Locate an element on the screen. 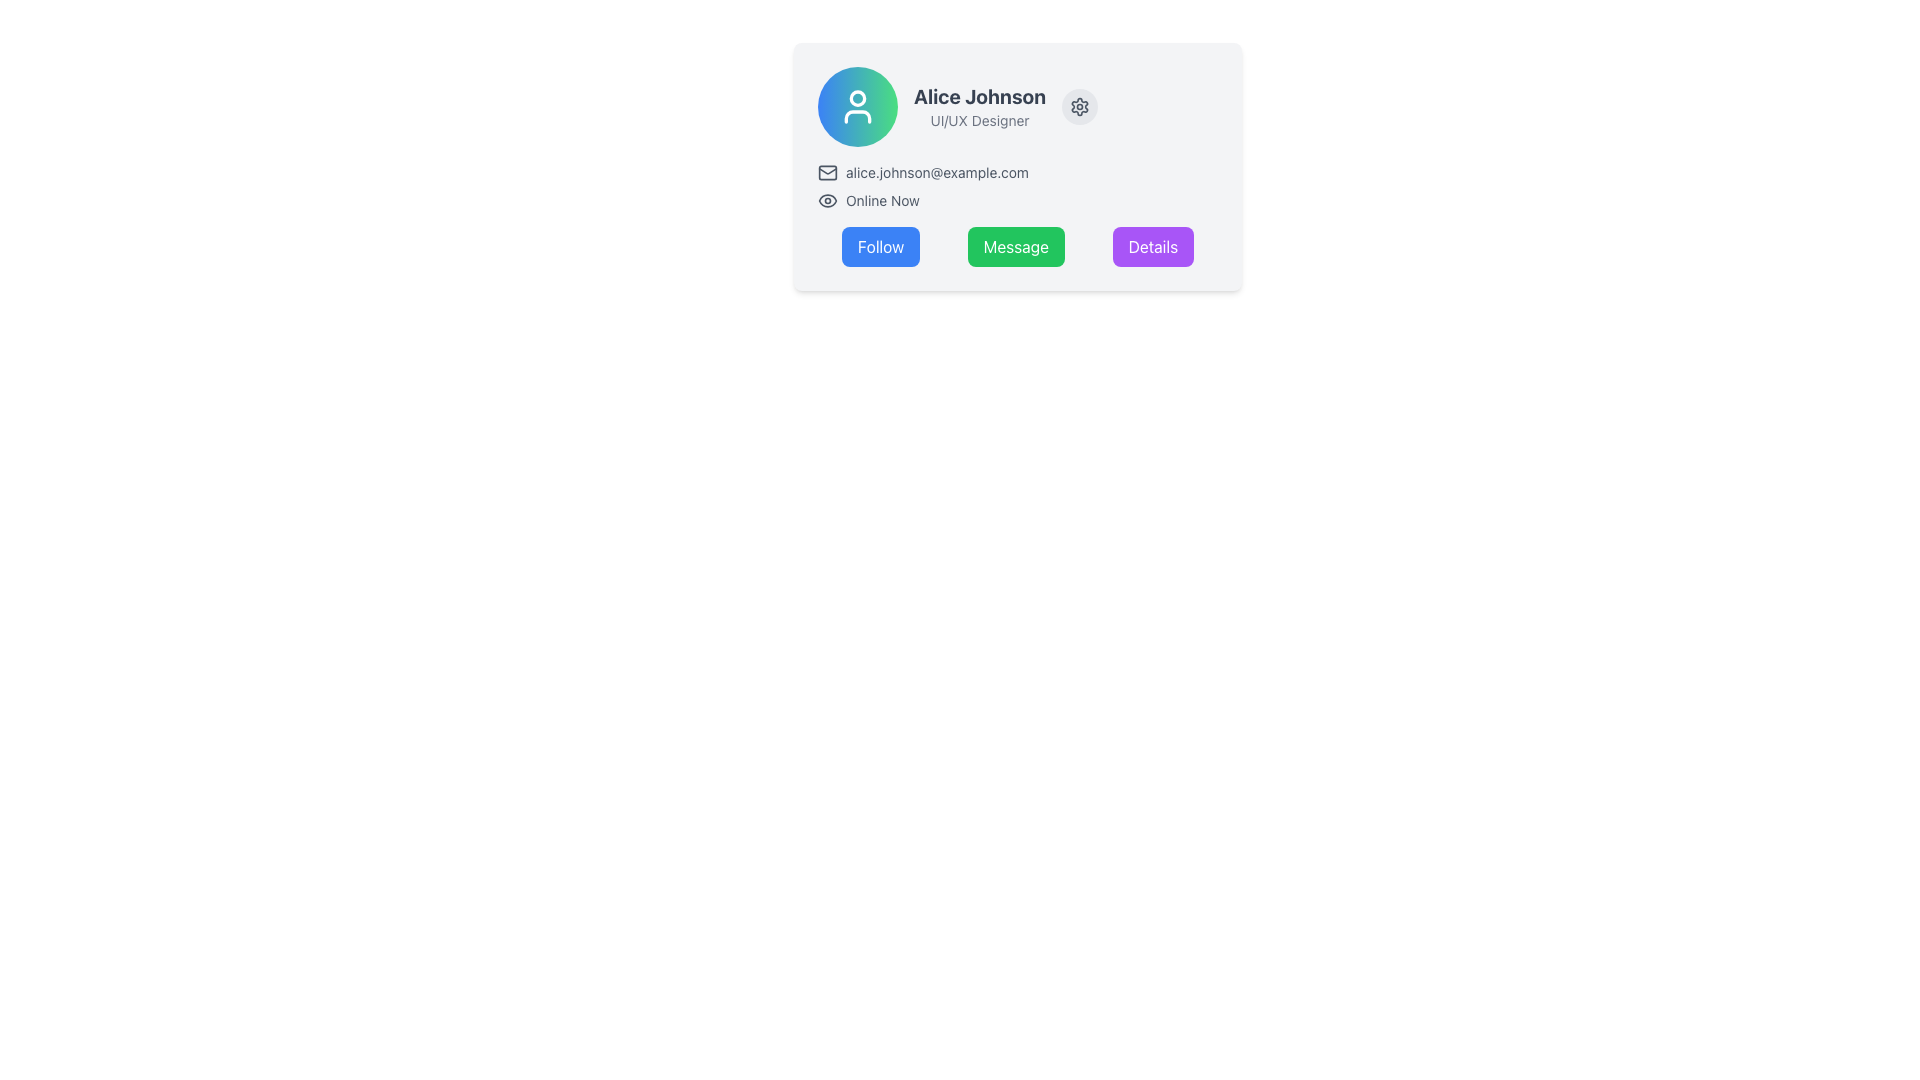 The width and height of the screenshot is (1920, 1080). the gear-shaped icon in the top-right corner of the card UI is located at coordinates (1079, 107).